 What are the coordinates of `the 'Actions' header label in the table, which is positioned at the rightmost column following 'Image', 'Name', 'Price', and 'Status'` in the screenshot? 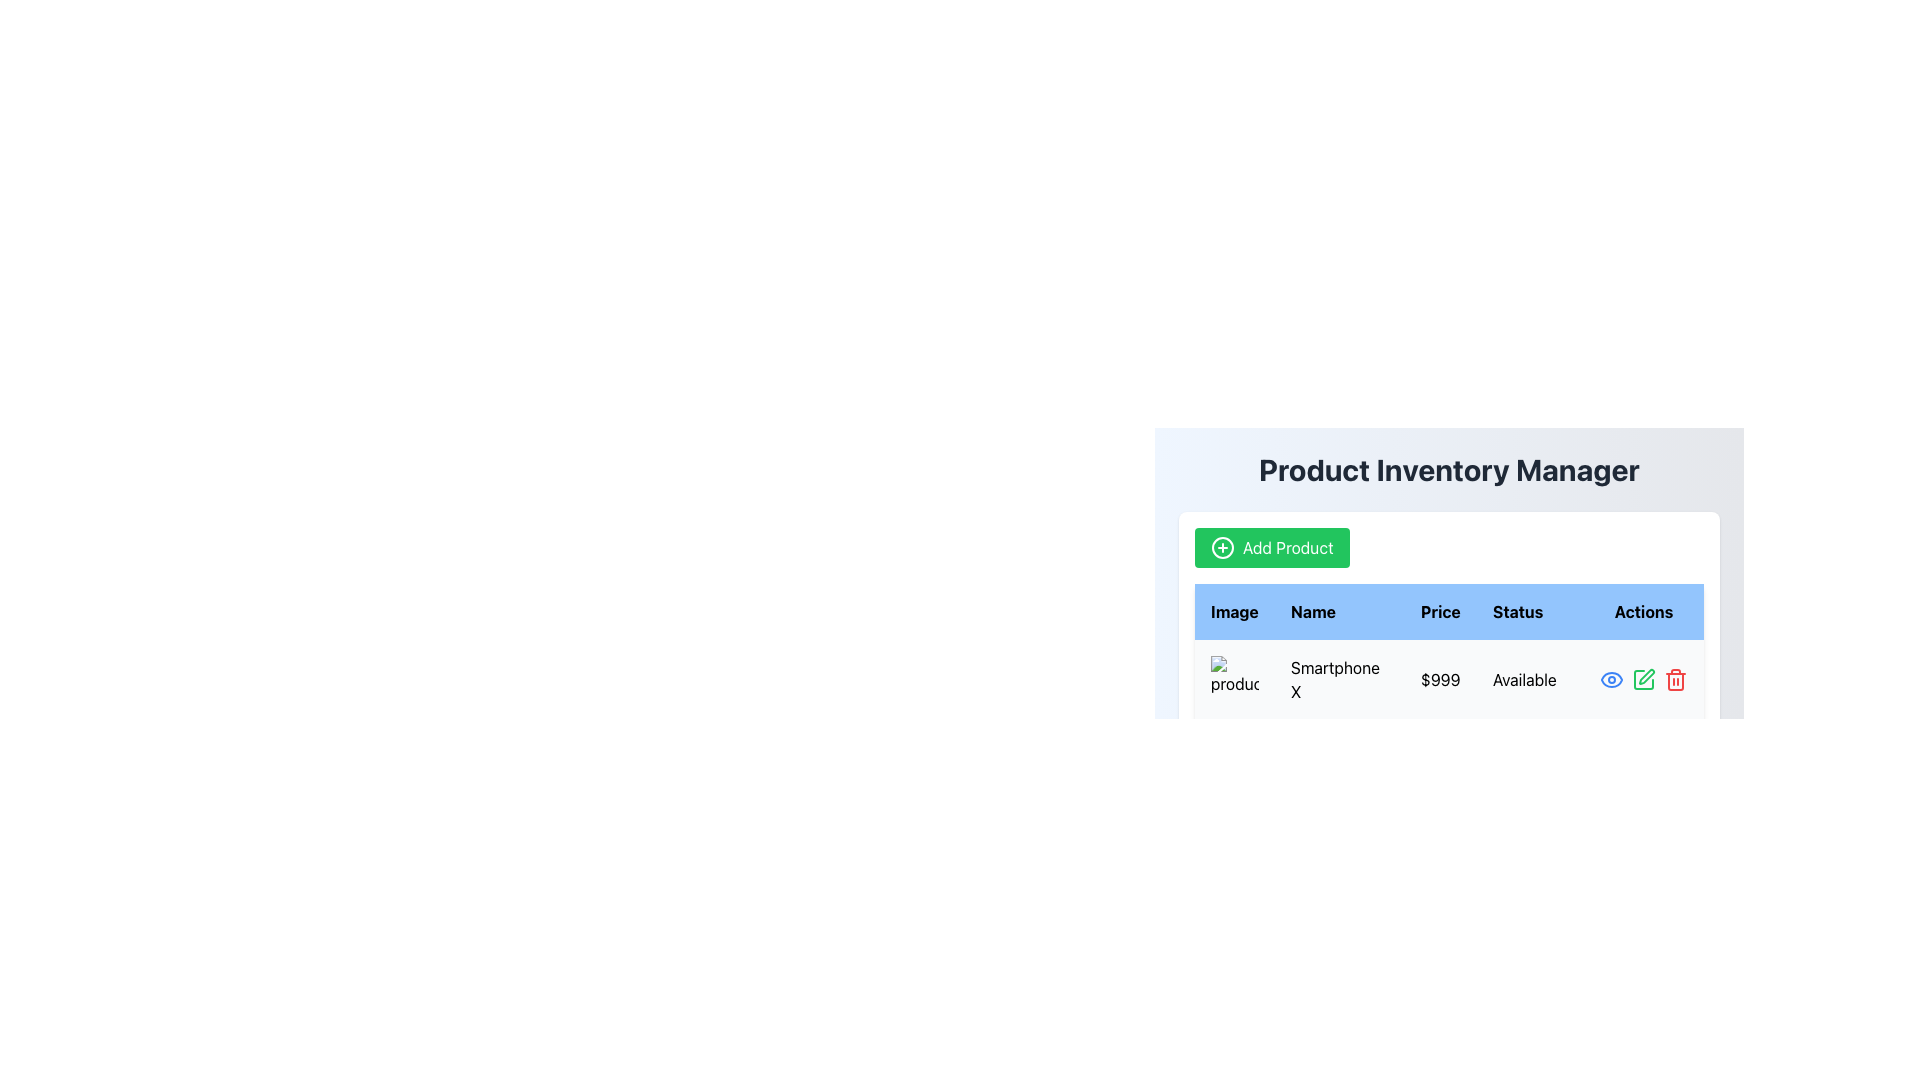 It's located at (1643, 611).